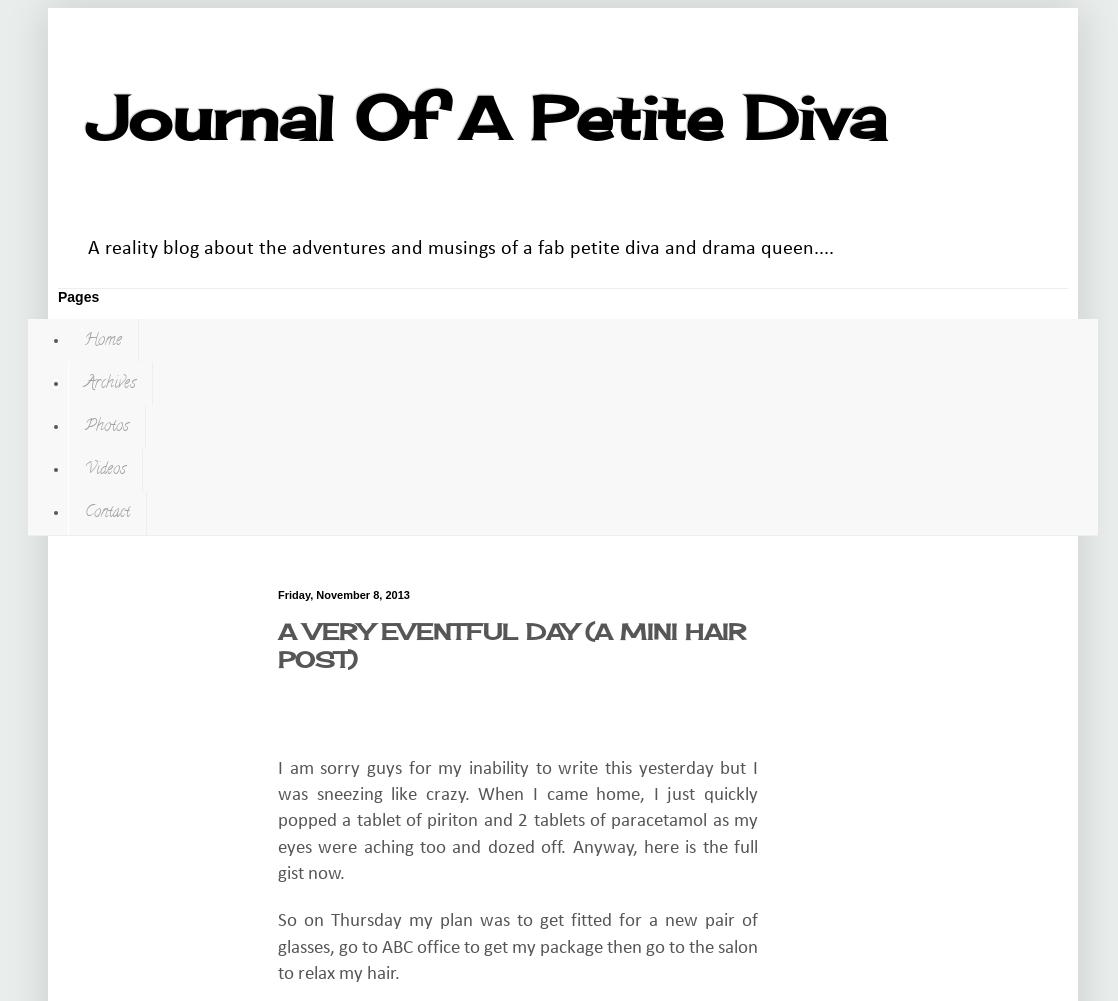  I want to click on 'A reality blog about the adventures and musings of a fab petite diva and drama queen....', so click(87, 247).